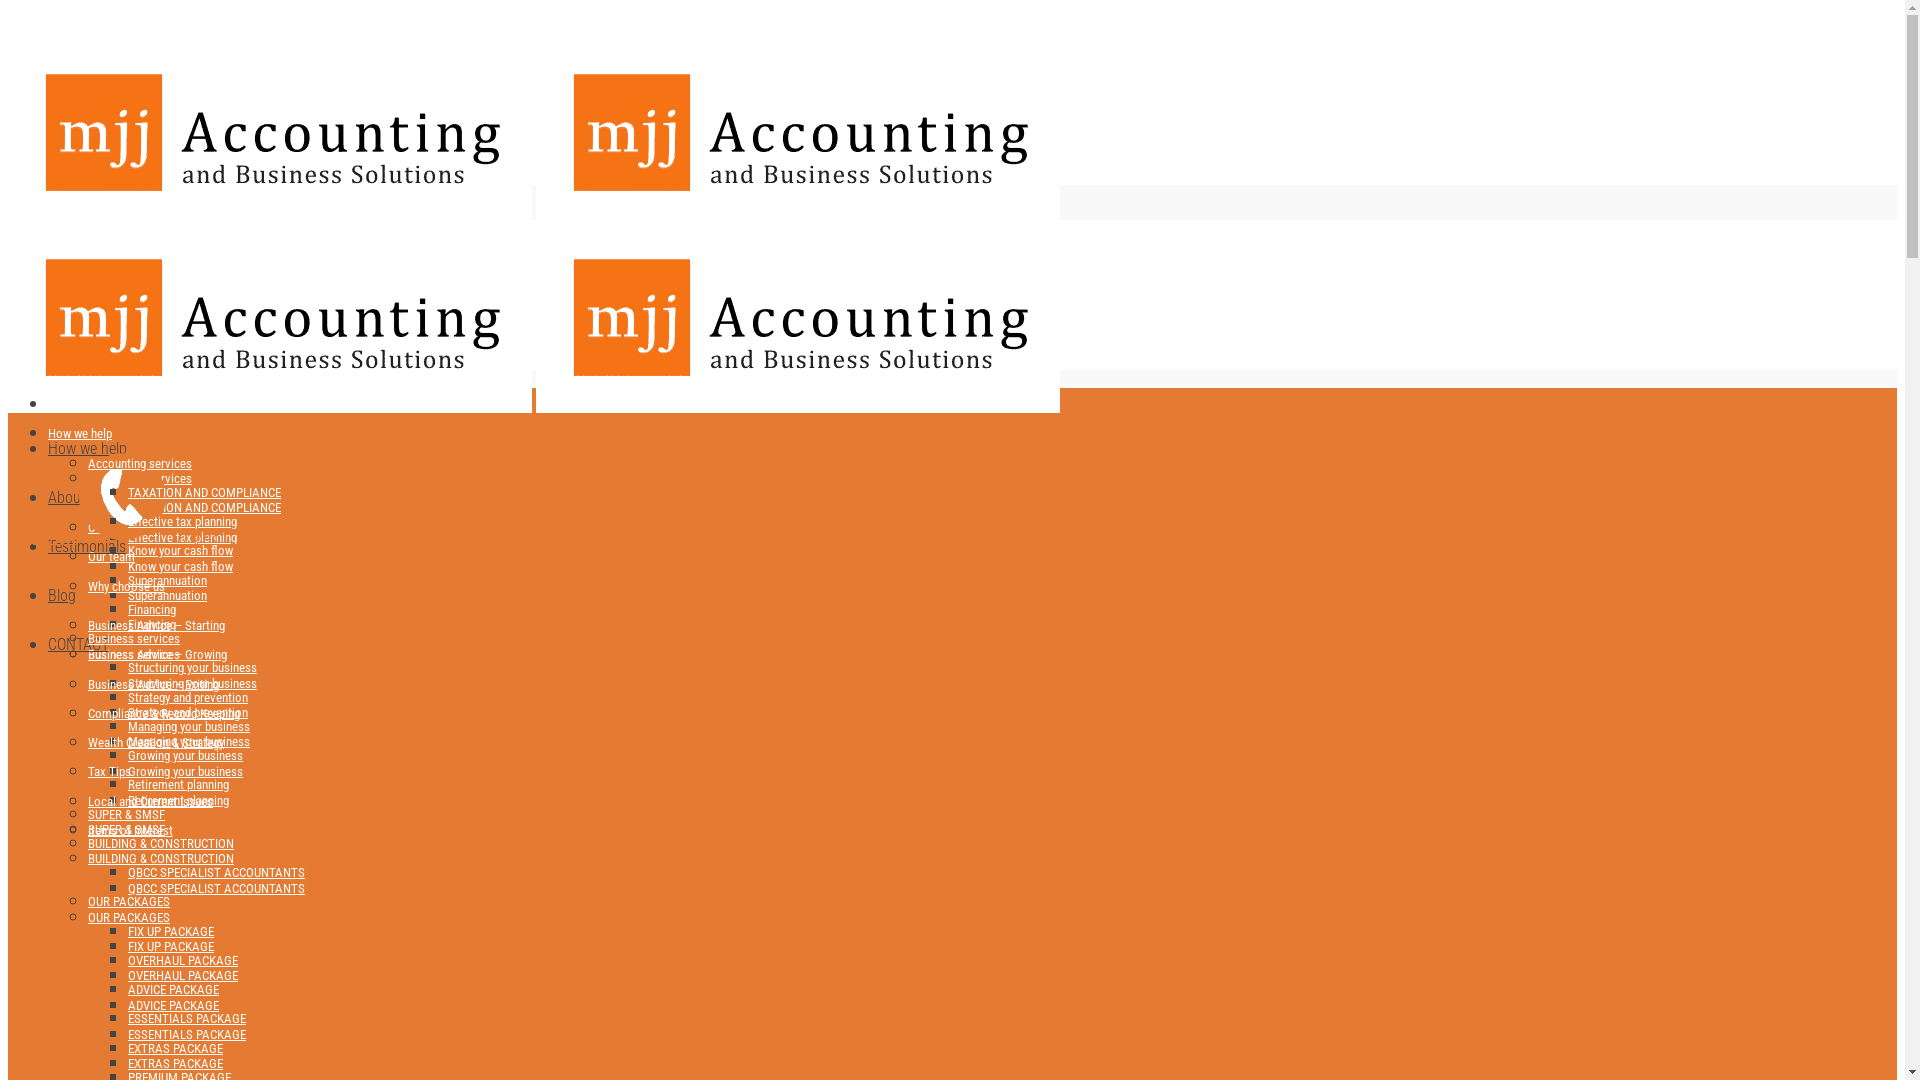 The width and height of the screenshot is (1920, 1080). Describe the element at coordinates (128, 917) in the screenshot. I see `'OUR PACKAGES'` at that location.